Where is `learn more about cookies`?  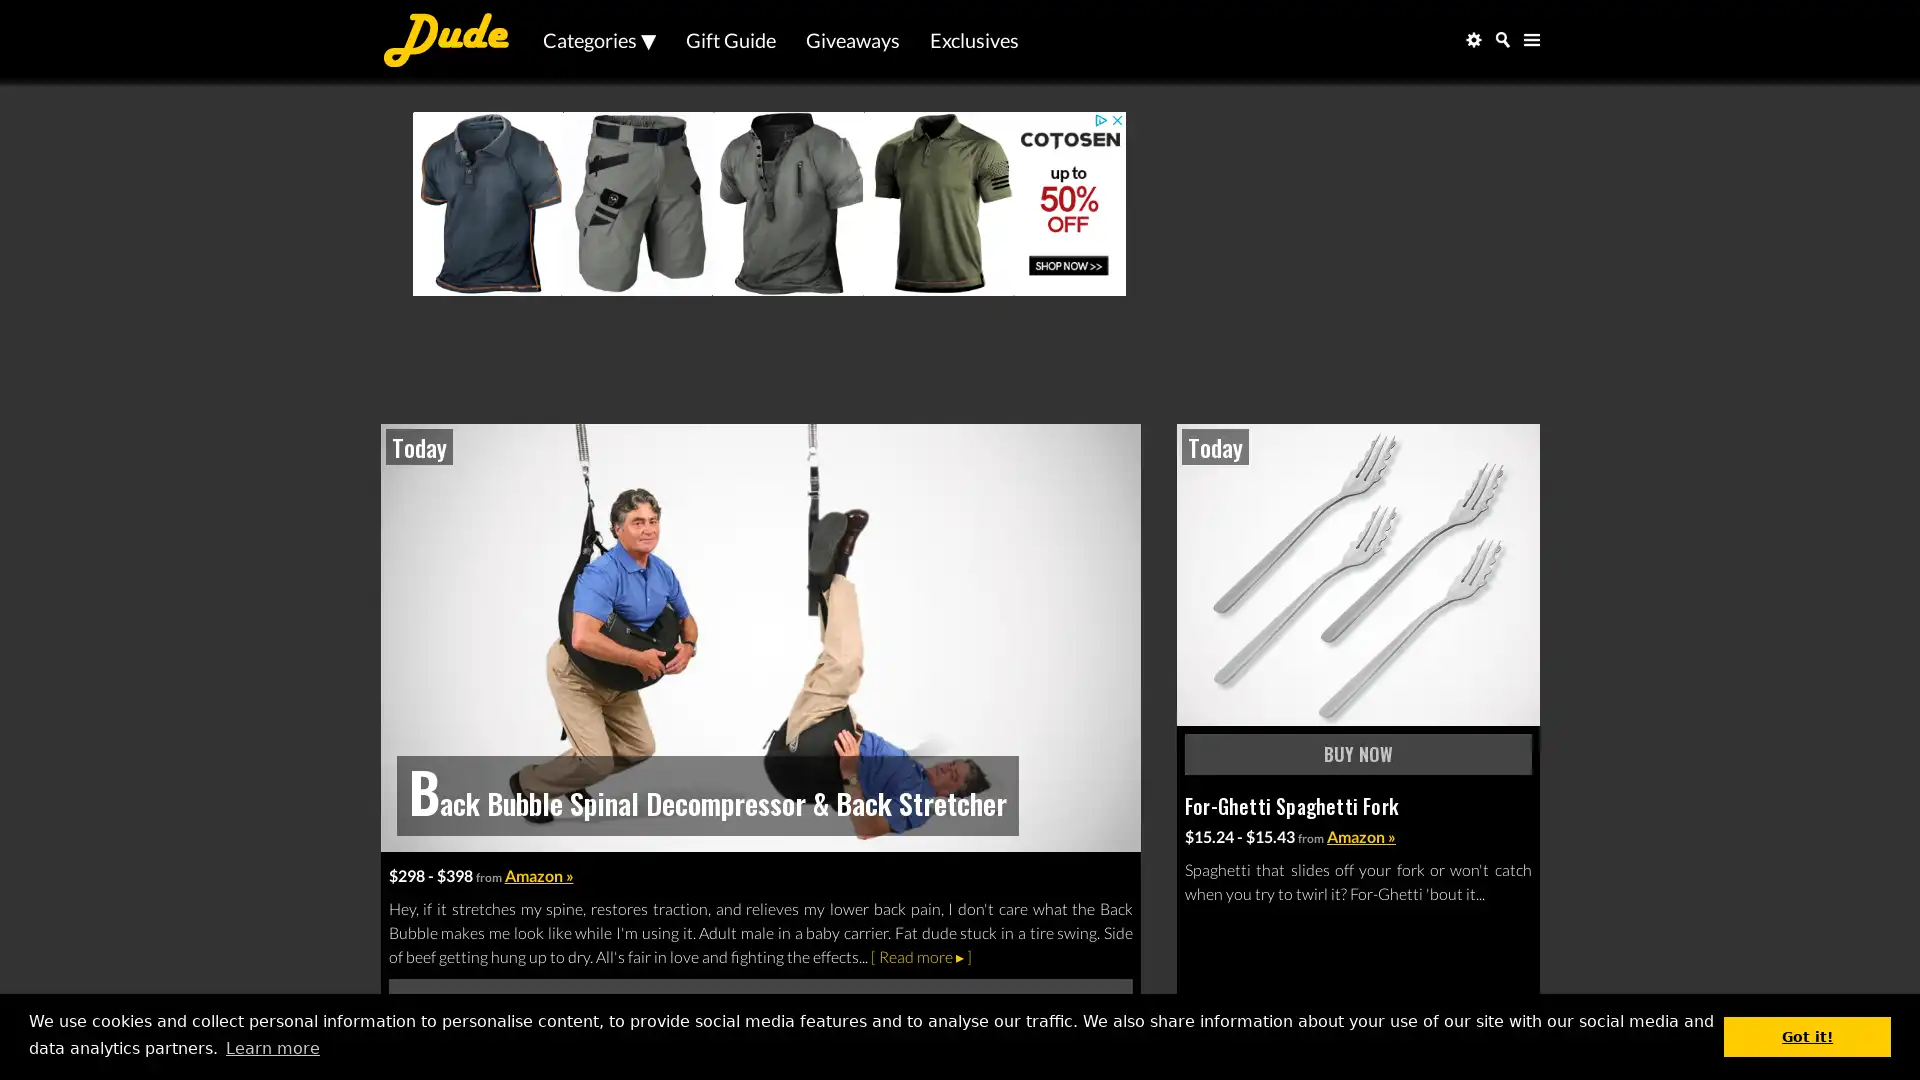
learn more about cookies is located at coordinates (271, 1047).